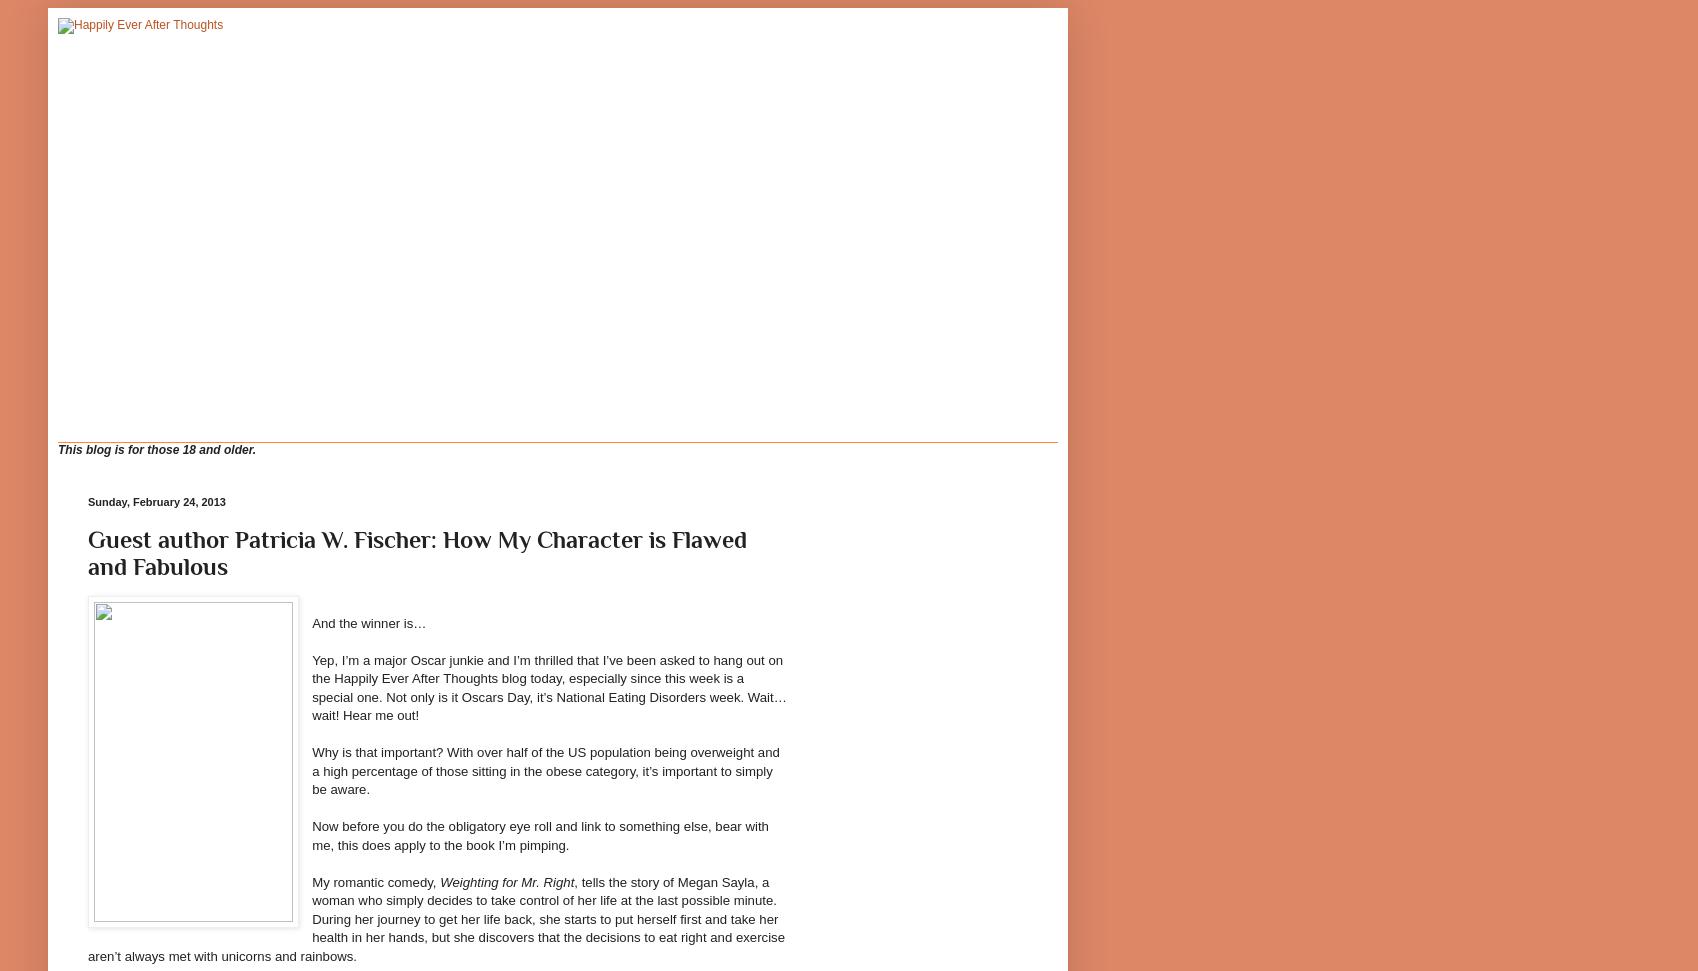 The image size is (1698, 971). I want to click on 'Now before you do the obligatory eye roll and link to
something else, bear with me, this does apply to the book I’m pimping.', so click(310, 834).